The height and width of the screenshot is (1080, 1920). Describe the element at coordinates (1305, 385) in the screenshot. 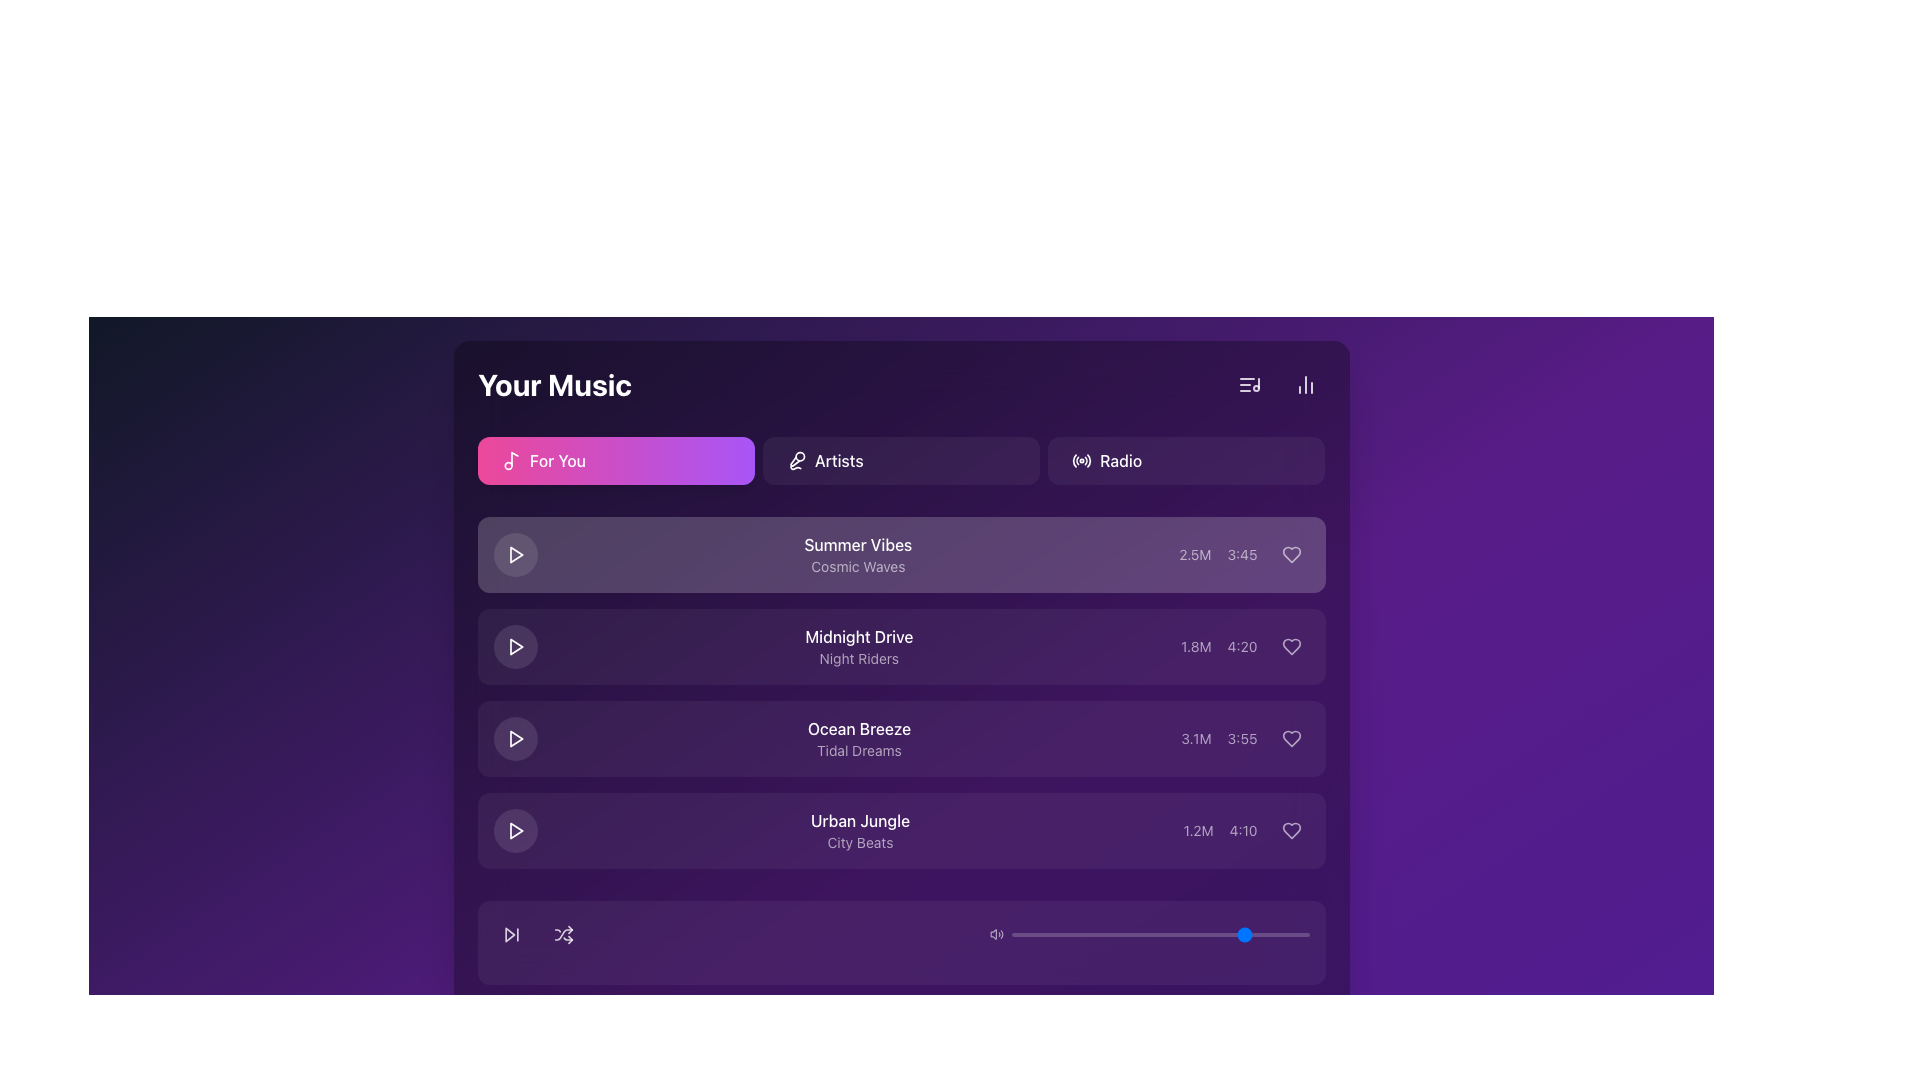

I see `the button with a chart-like icon located in the top-right section of the UI layout` at that location.